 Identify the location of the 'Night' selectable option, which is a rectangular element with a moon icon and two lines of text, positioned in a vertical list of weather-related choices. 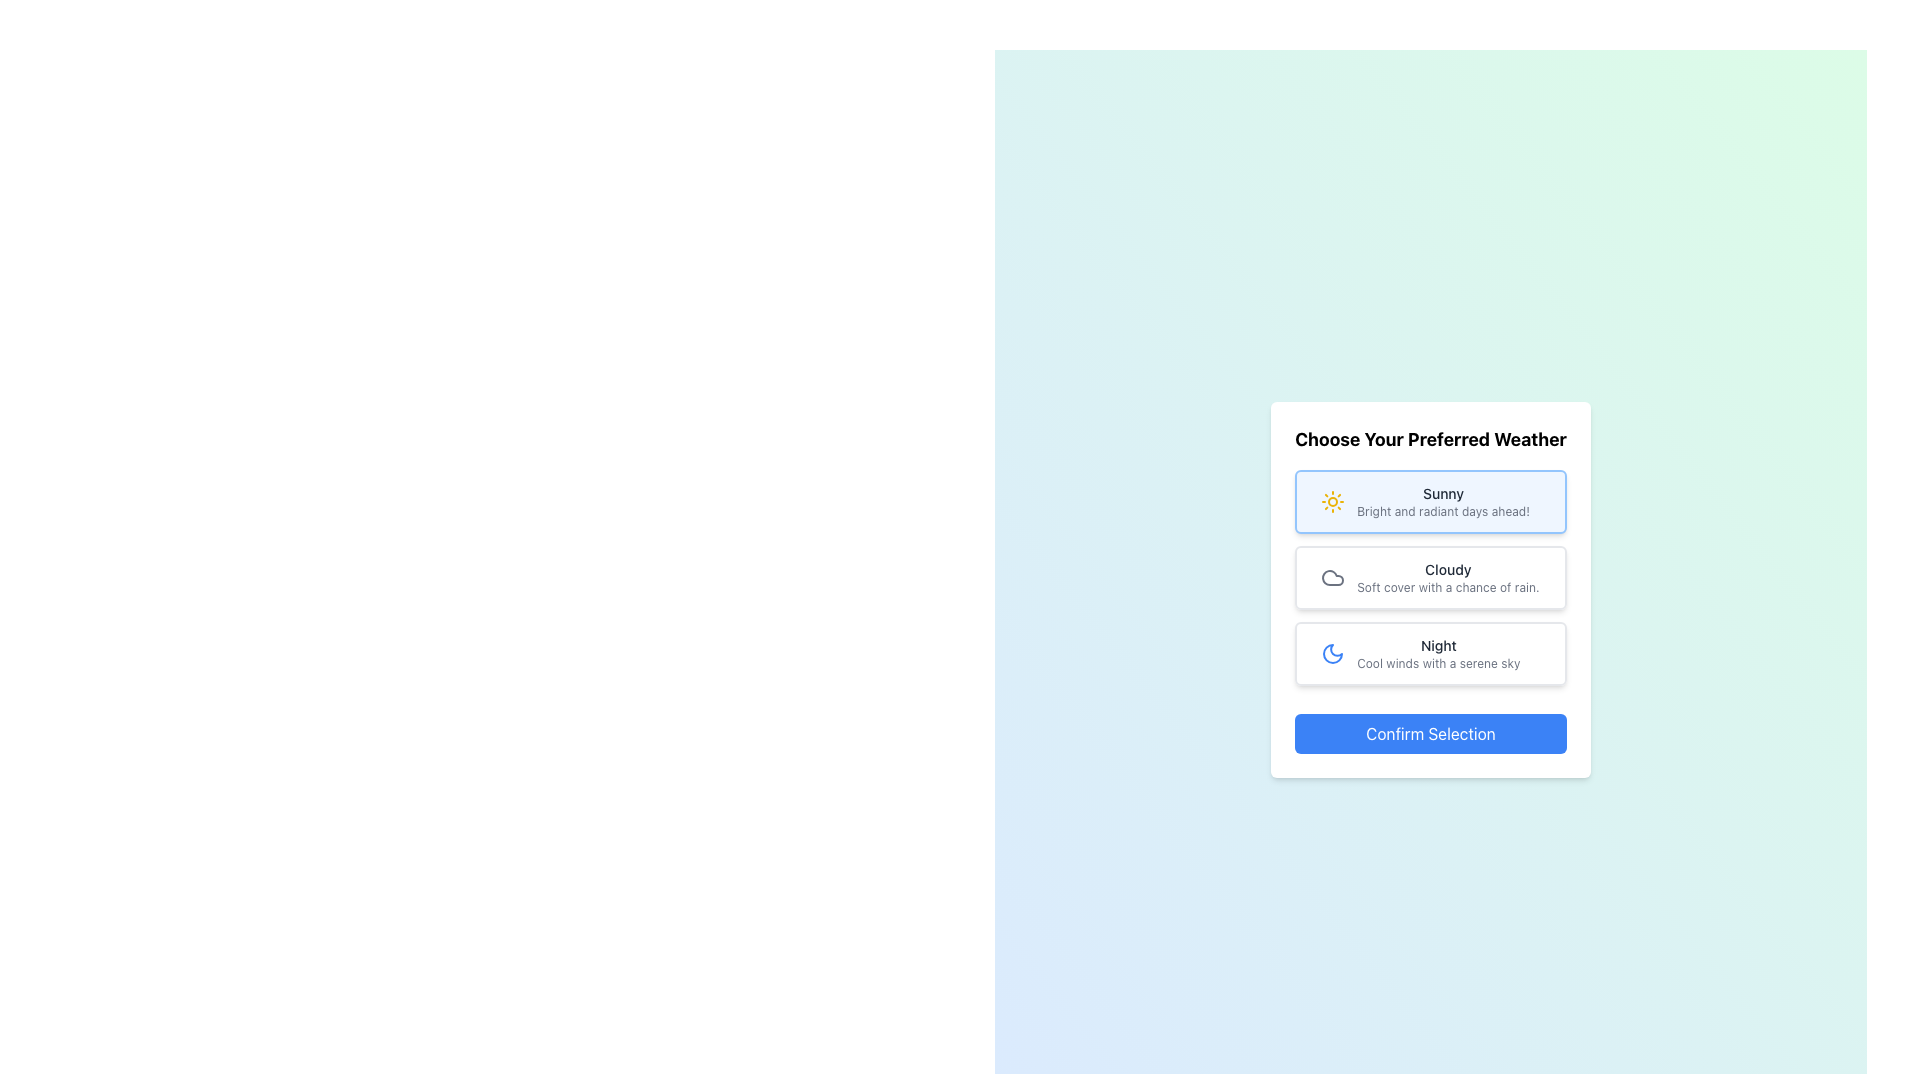
(1429, 654).